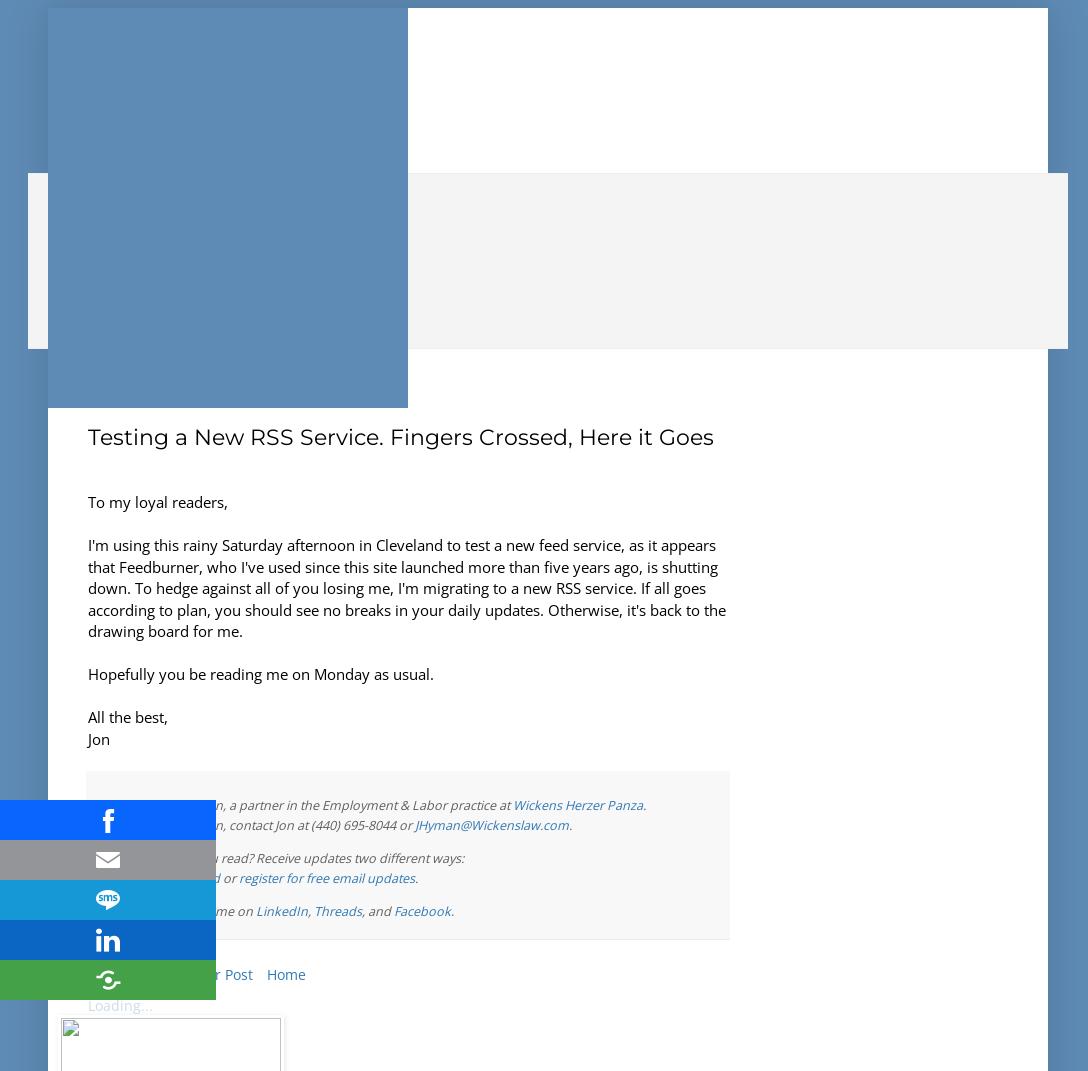 The width and height of the screenshot is (1088, 1071). I want to click on 'Facebook', so click(421, 910).